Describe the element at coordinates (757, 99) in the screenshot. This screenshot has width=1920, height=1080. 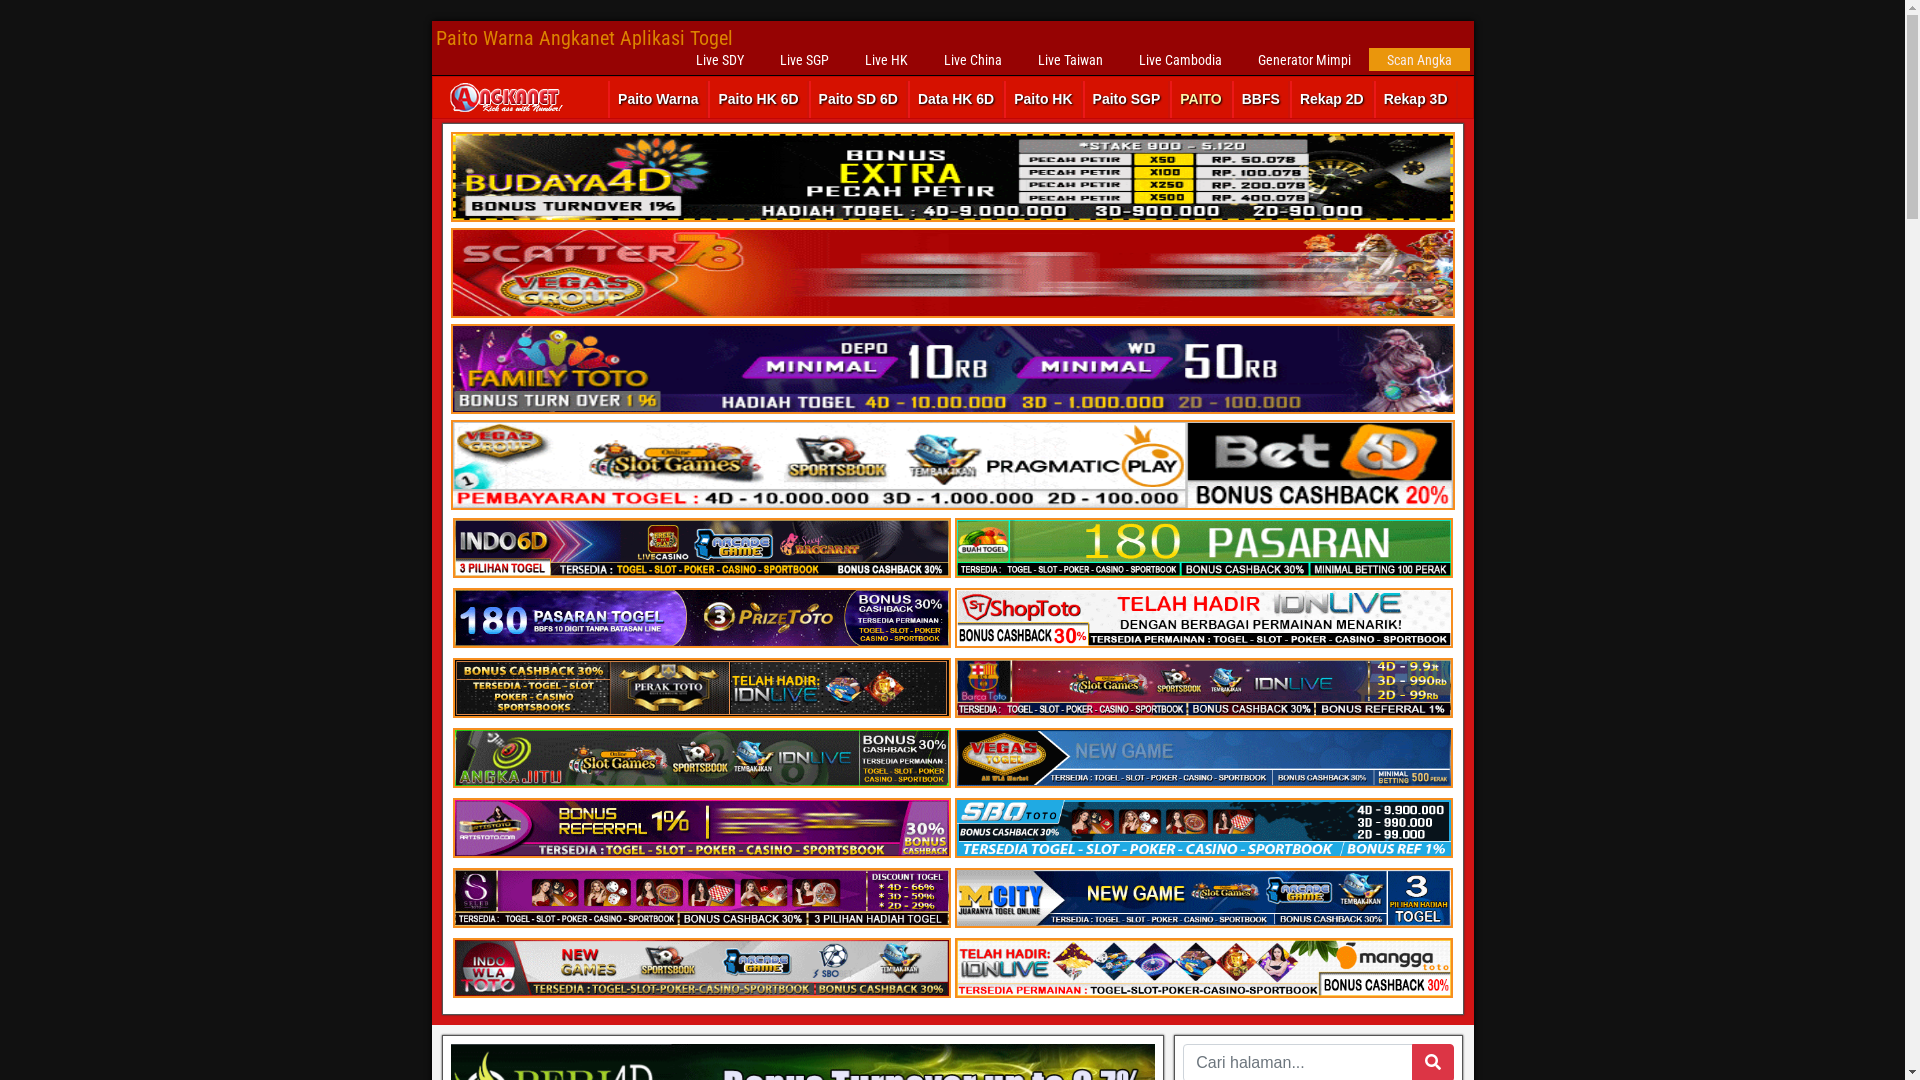
I see `'Paito HK 6D'` at that location.